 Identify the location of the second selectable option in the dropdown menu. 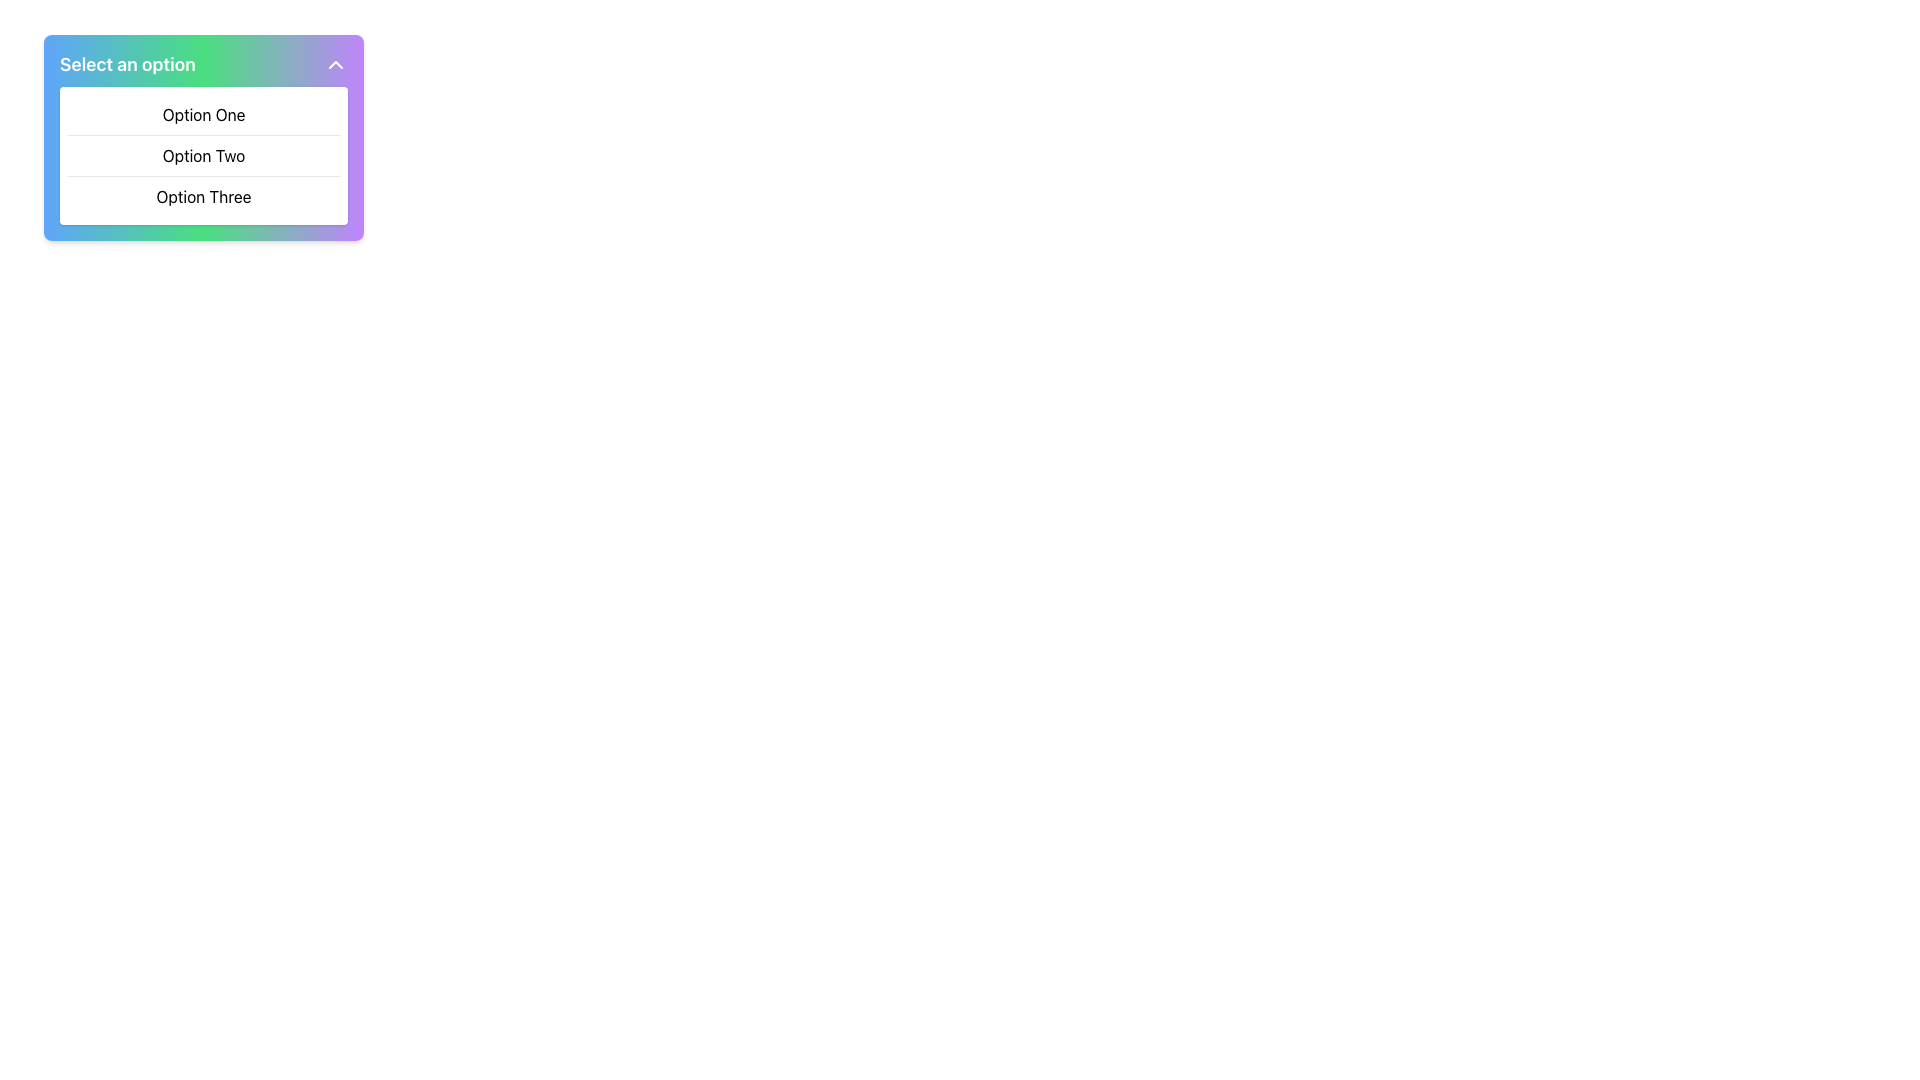
(203, 154).